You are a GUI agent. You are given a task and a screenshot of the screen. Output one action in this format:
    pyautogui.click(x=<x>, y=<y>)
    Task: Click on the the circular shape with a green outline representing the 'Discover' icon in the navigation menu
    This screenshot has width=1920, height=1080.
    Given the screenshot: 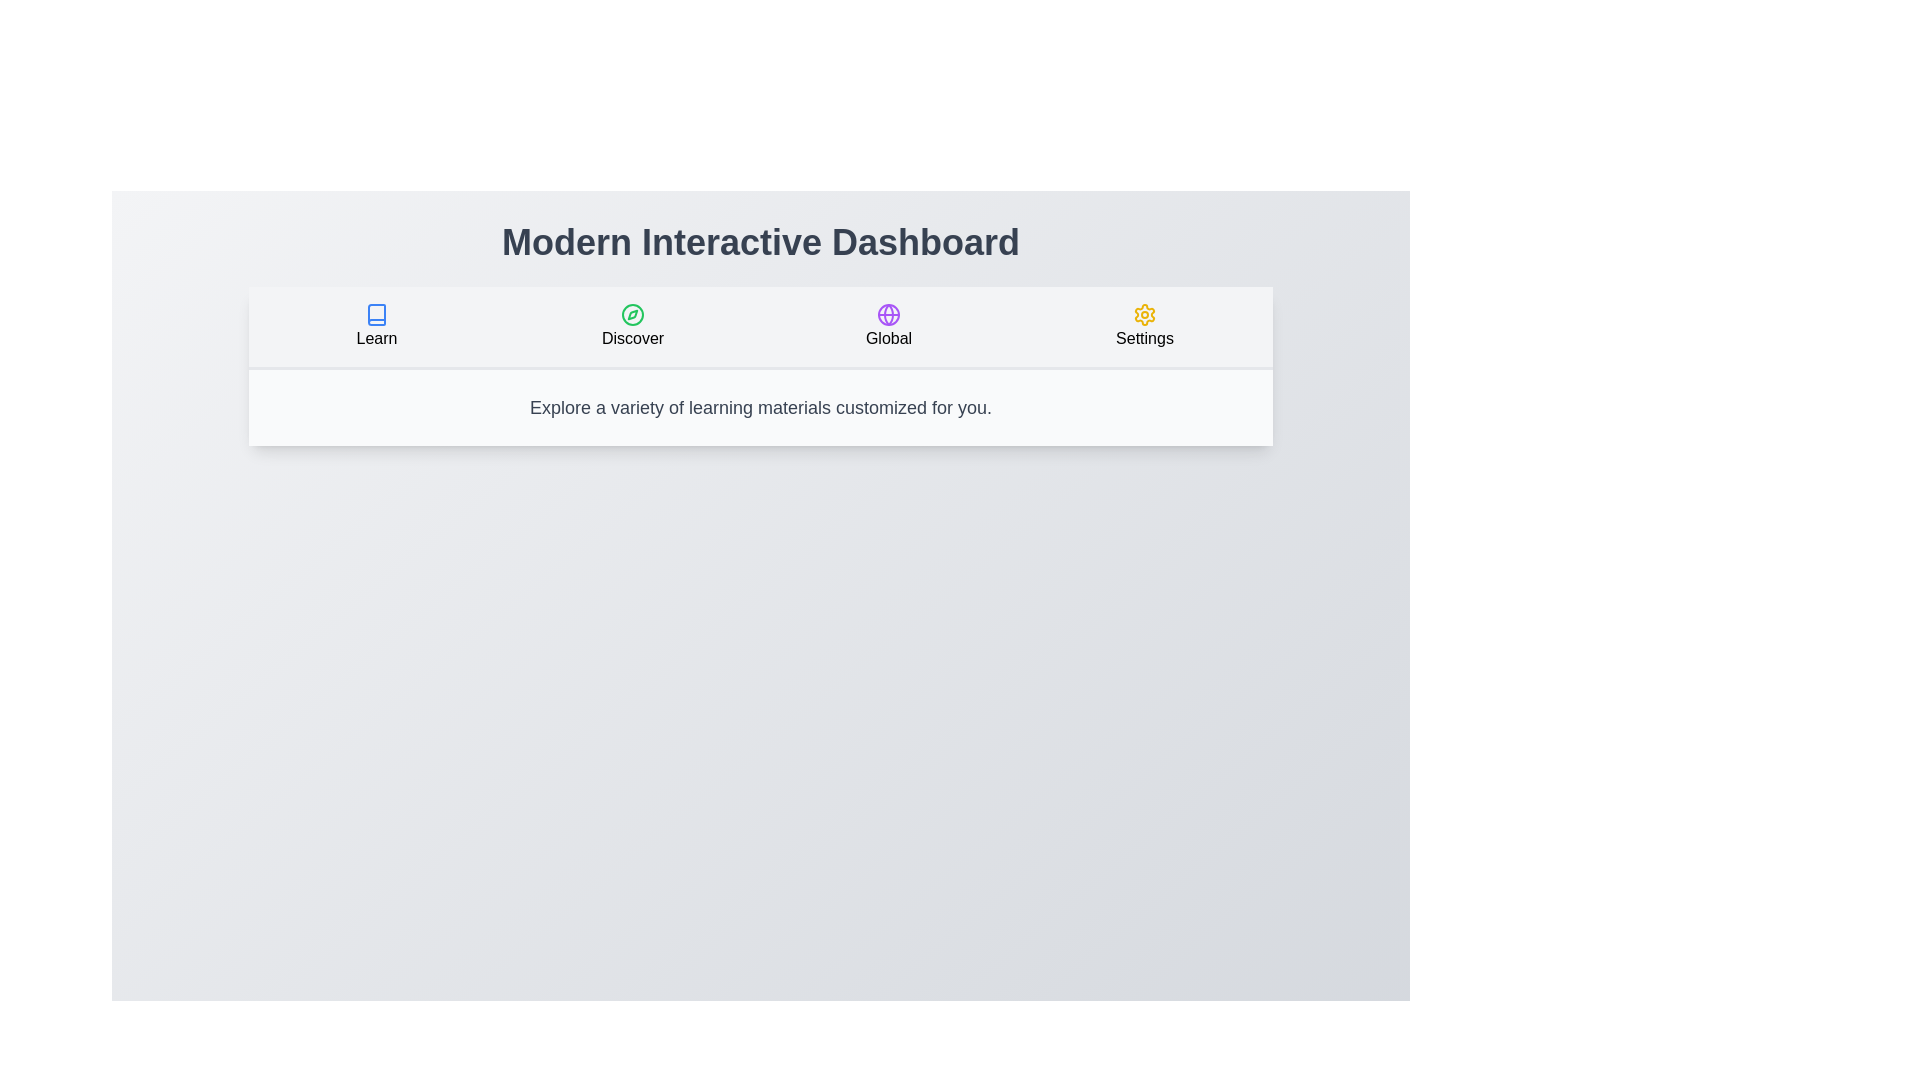 What is the action you would take?
    pyautogui.click(x=632, y=315)
    